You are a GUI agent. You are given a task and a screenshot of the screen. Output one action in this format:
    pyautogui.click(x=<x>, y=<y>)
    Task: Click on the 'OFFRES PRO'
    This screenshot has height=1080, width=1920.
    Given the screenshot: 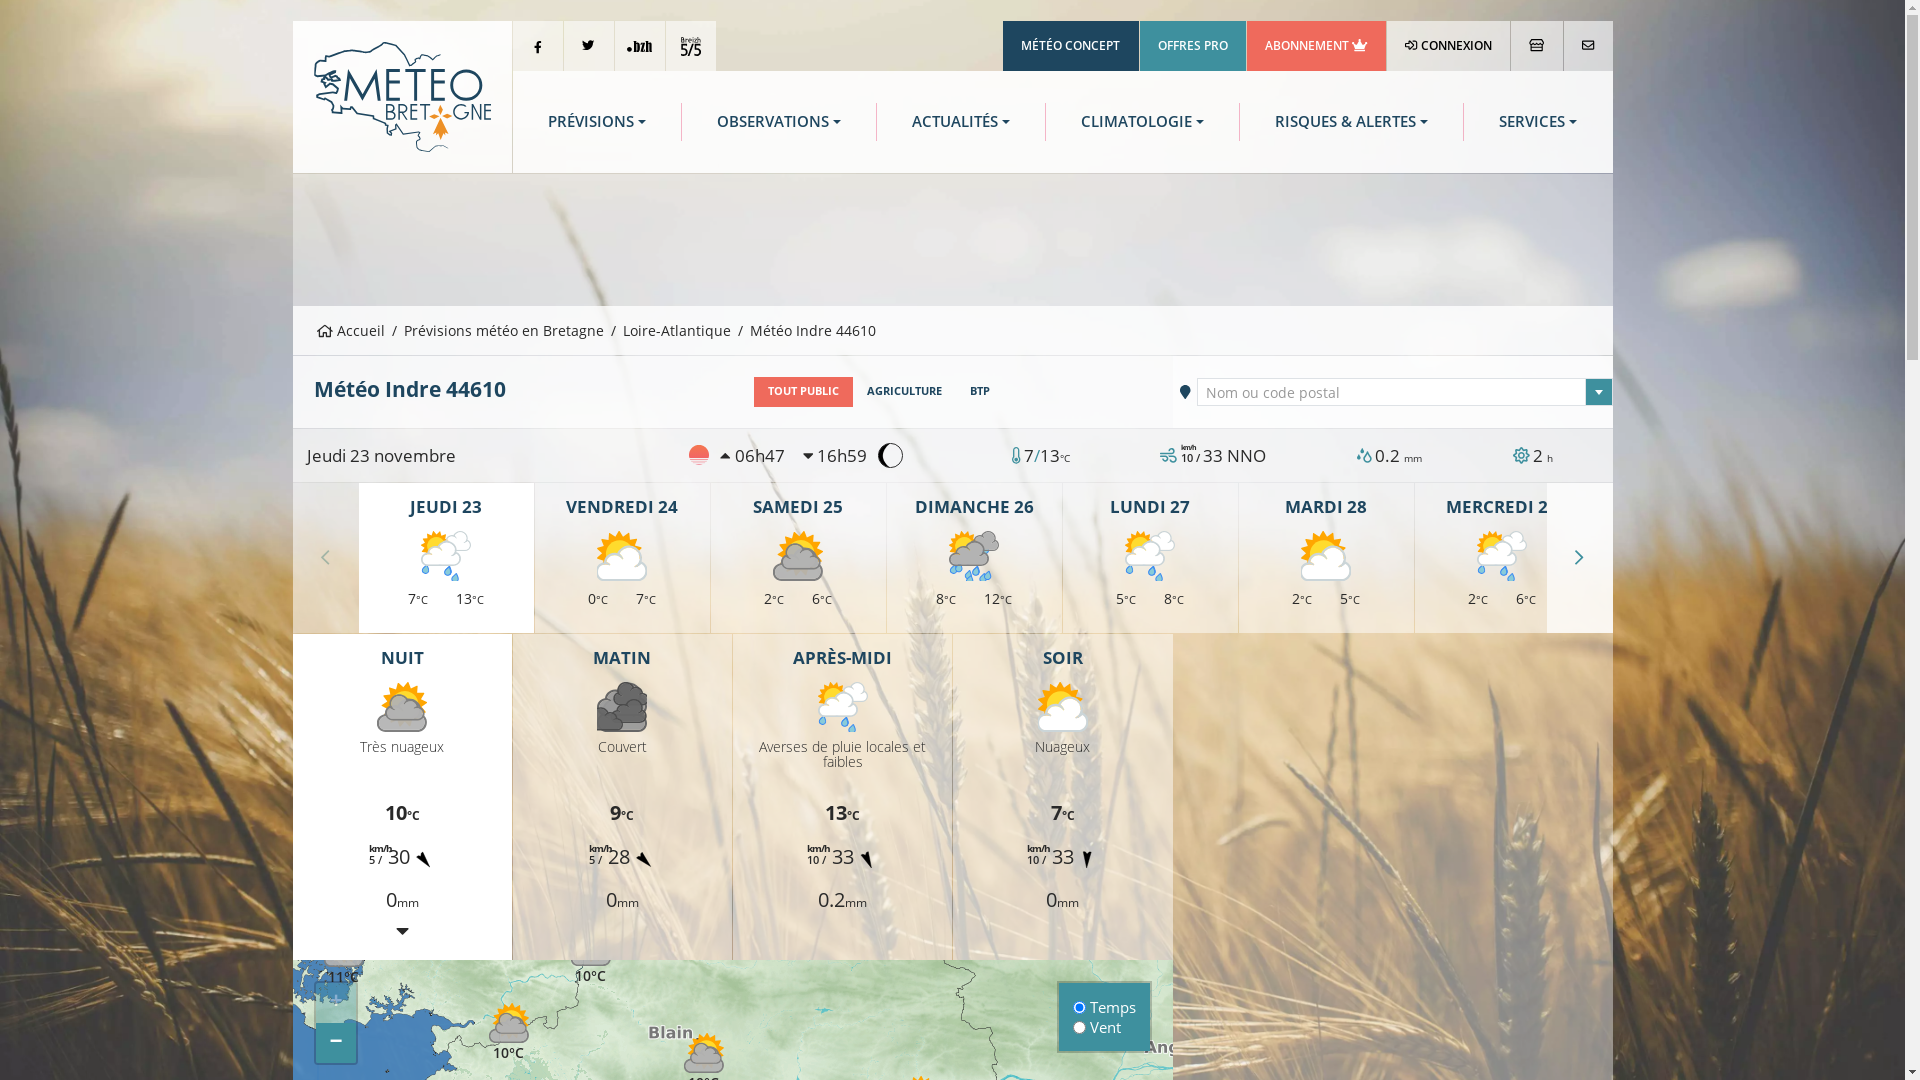 What is the action you would take?
    pyautogui.click(x=1140, y=45)
    